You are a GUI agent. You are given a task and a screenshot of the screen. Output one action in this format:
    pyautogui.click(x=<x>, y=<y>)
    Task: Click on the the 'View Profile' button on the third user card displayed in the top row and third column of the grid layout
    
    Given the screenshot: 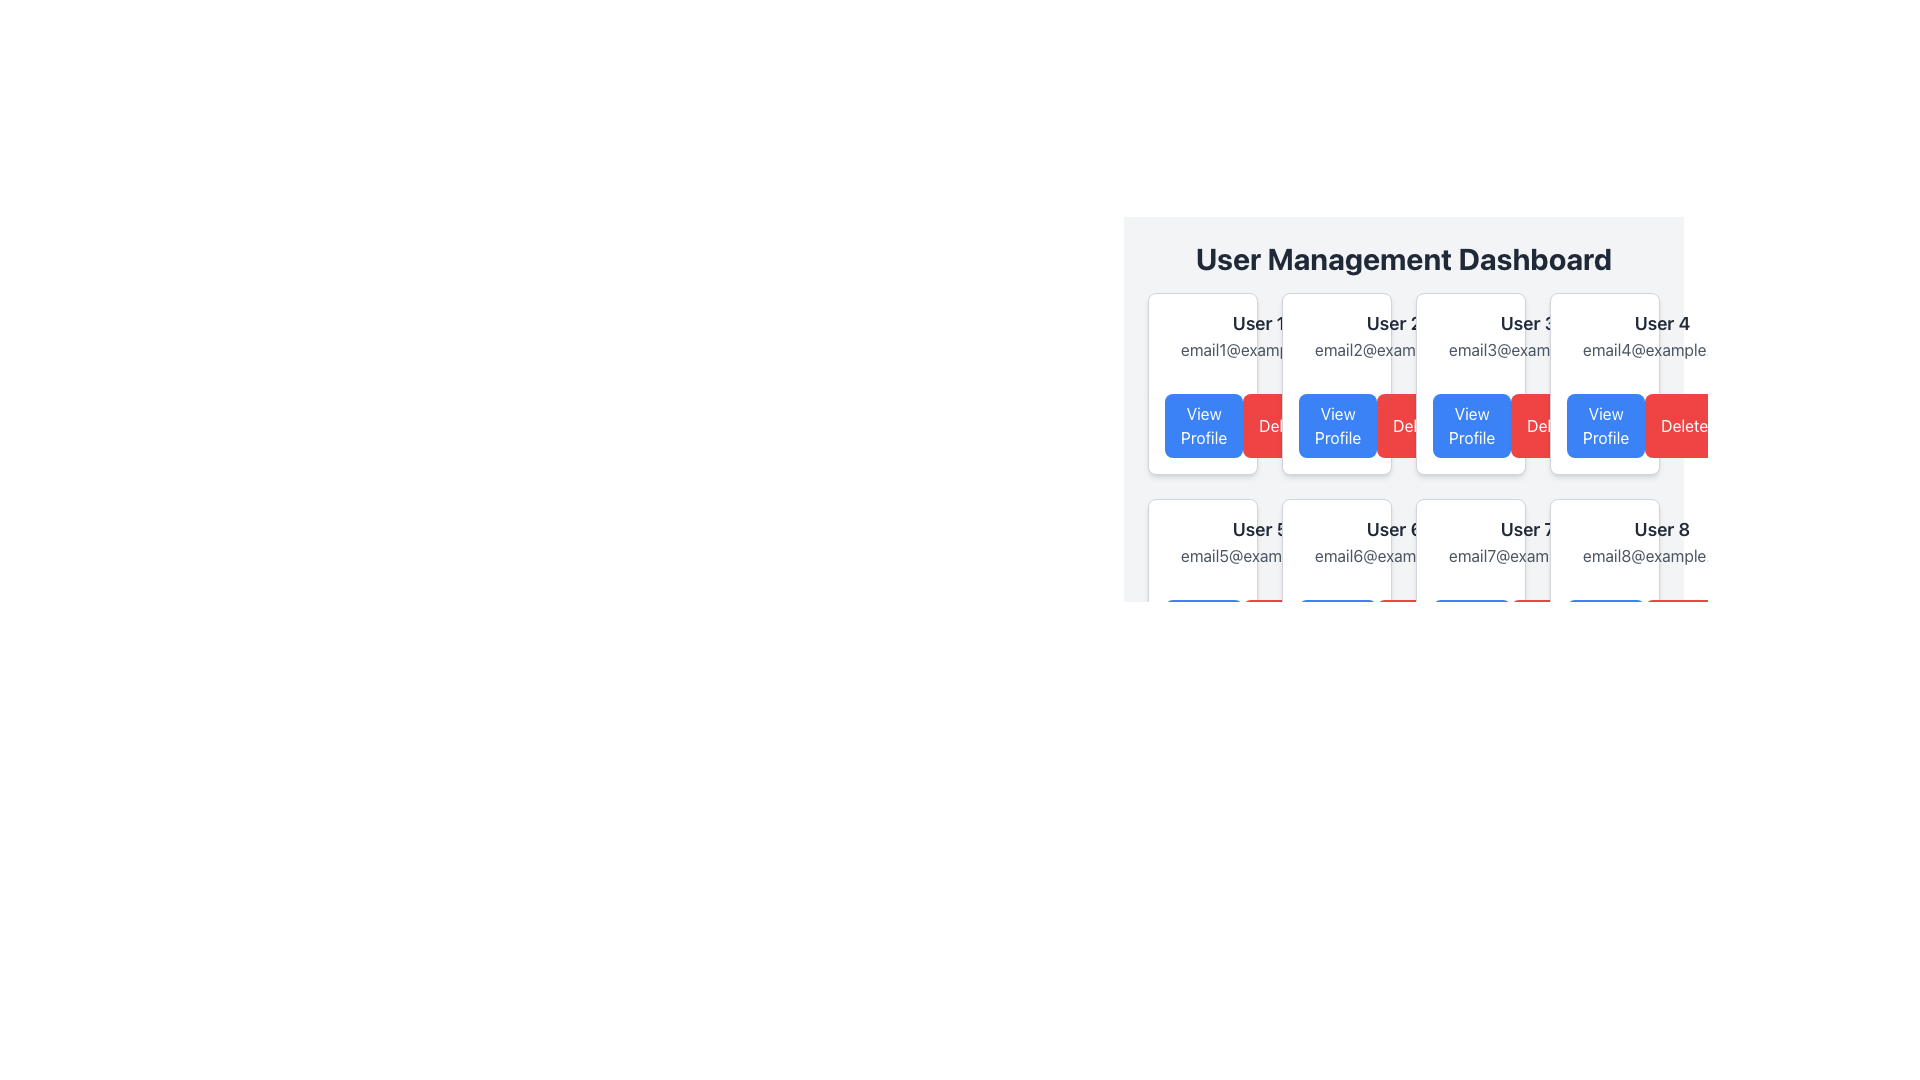 What is the action you would take?
    pyautogui.click(x=1470, y=384)
    